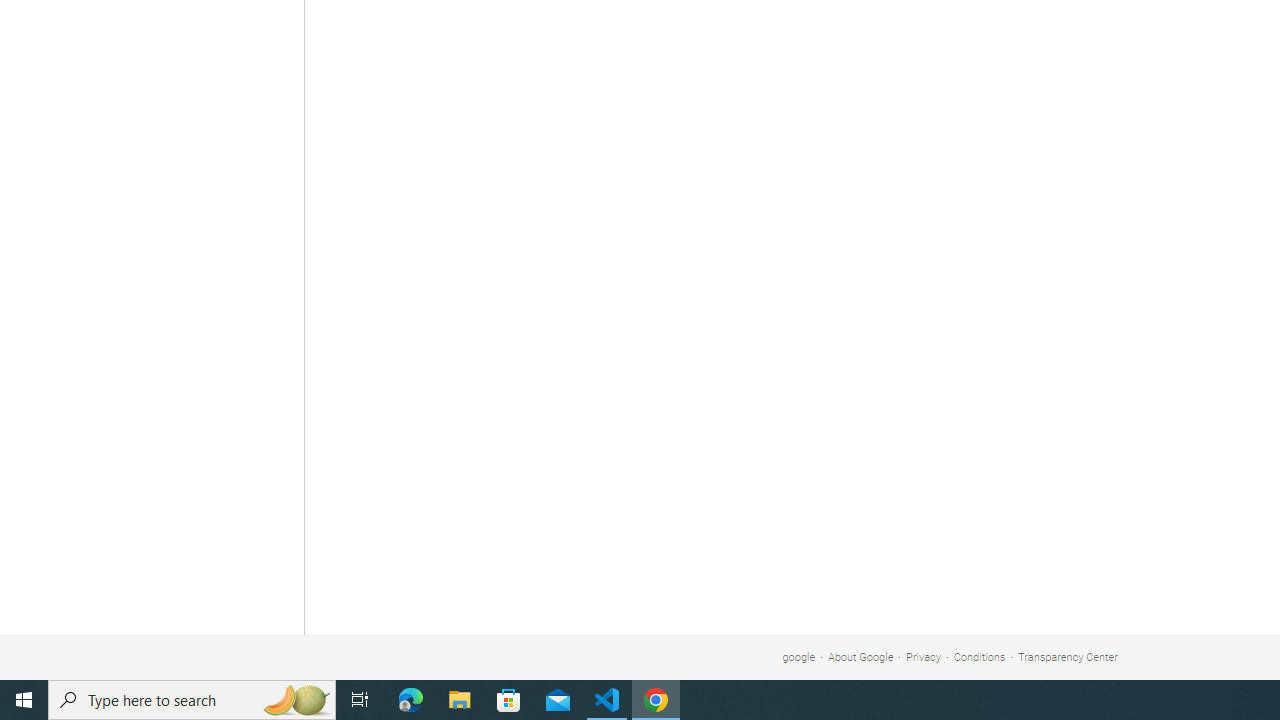 This screenshot has width=1280, height=720. Describe the element at coordinates (798, 657) in the screenshot. I see `'google'` at that location.